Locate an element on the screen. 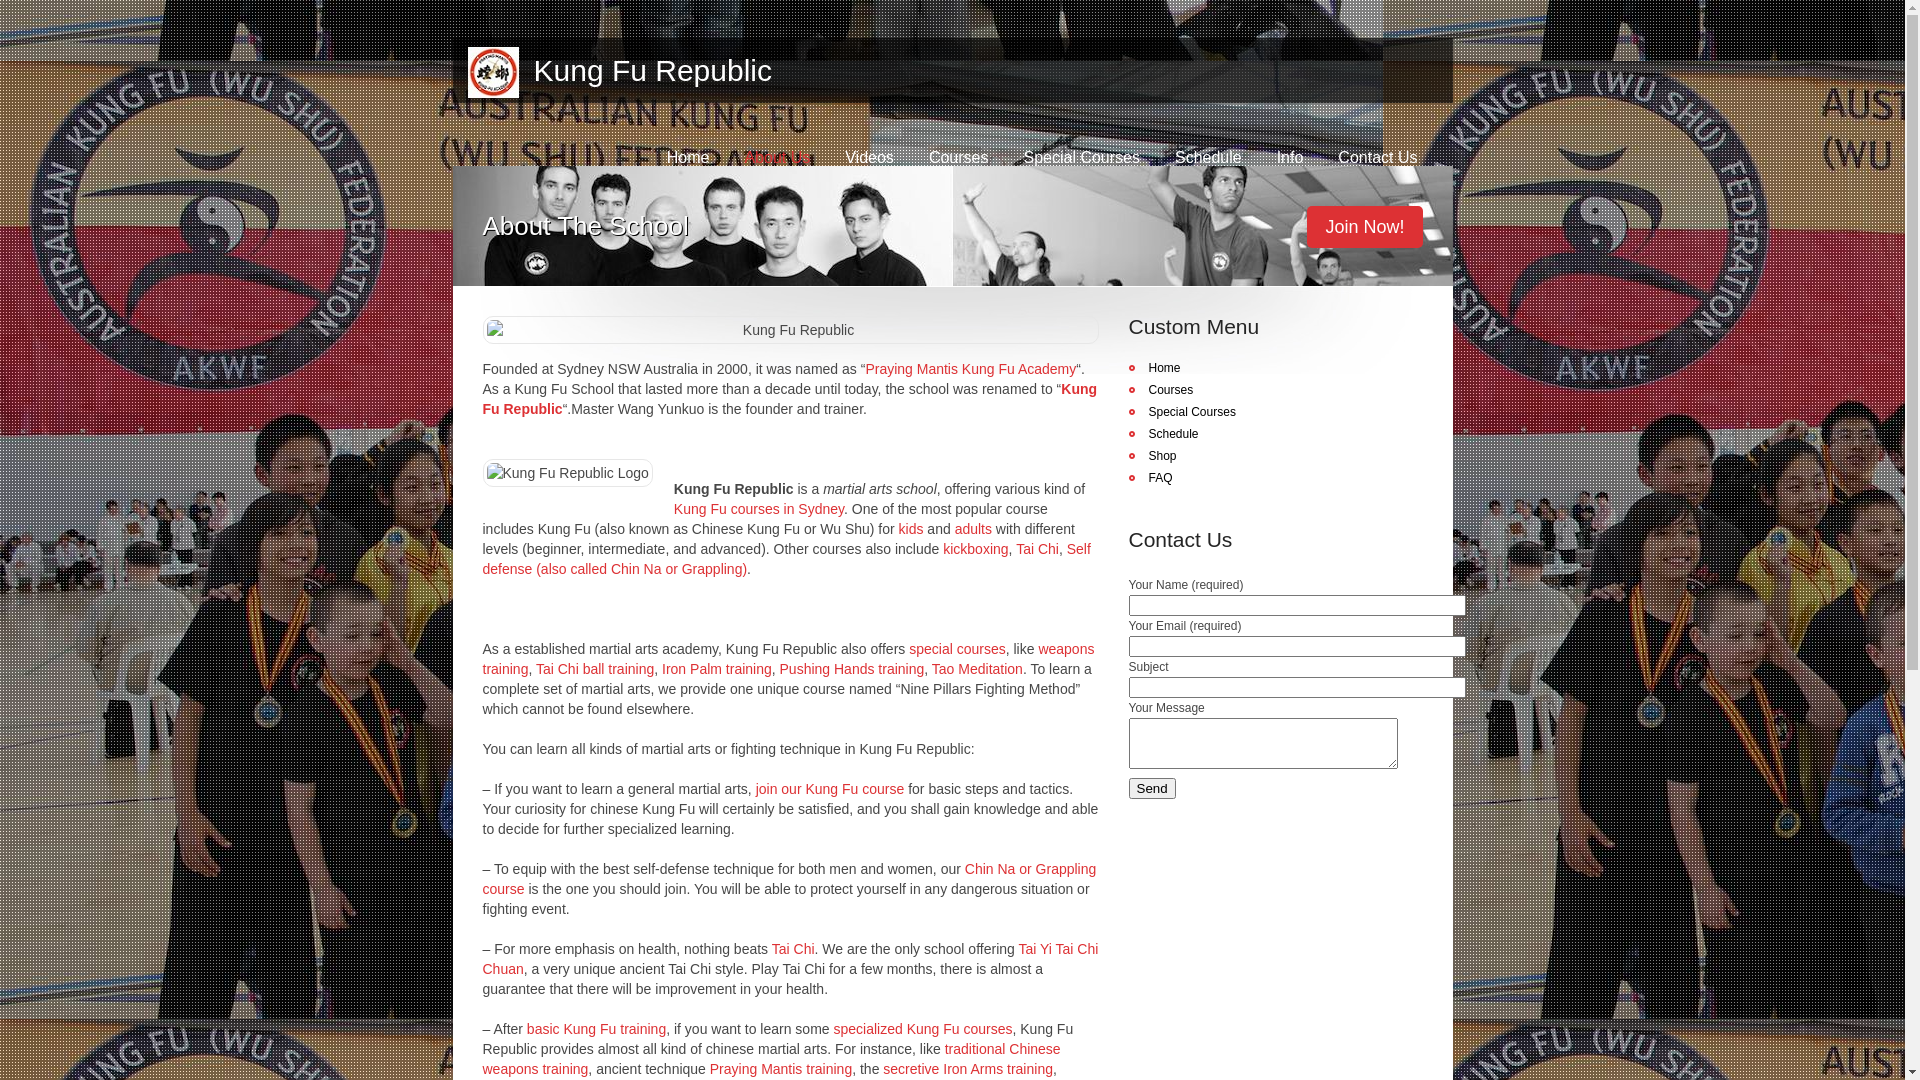 The width and height of the screenshot is (1920, 1080). 'Home' is located at coordinates (688, 156).